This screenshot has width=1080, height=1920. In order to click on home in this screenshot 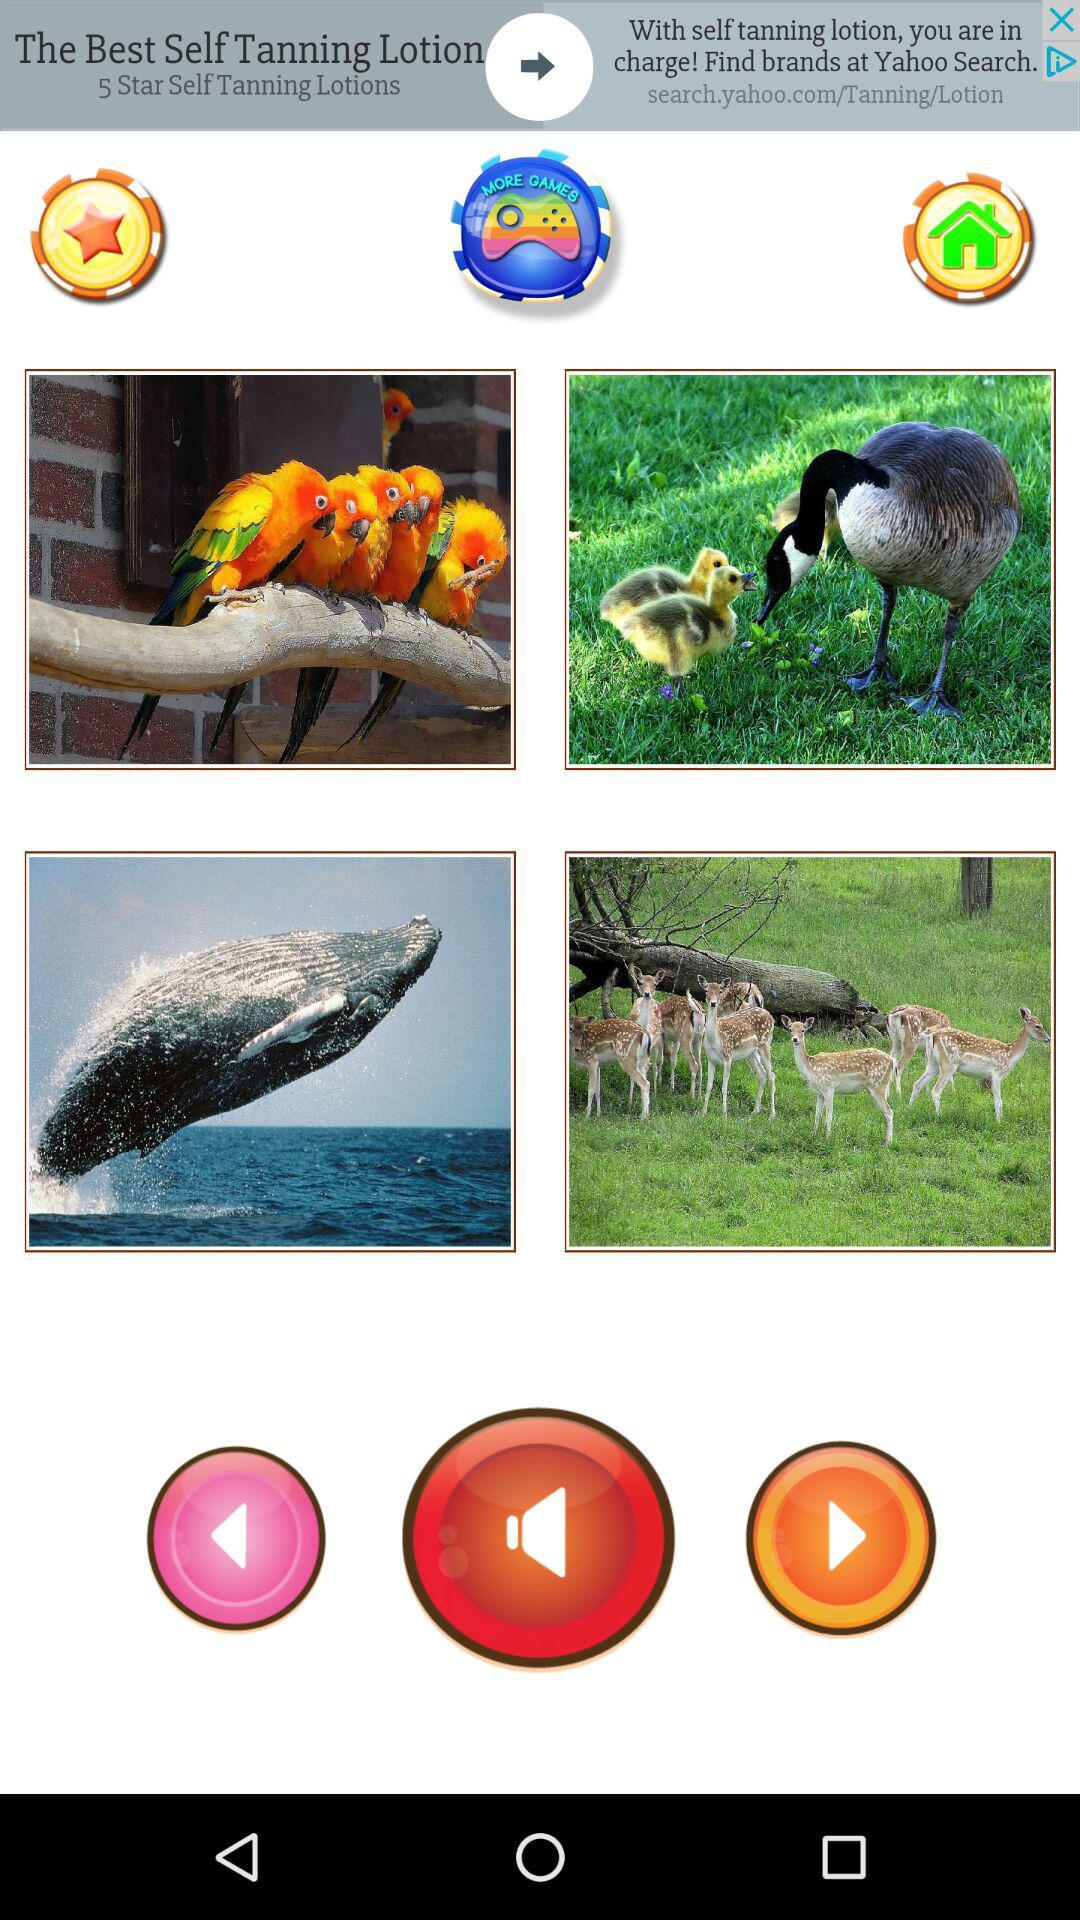, I will do `click(967, 236)`.